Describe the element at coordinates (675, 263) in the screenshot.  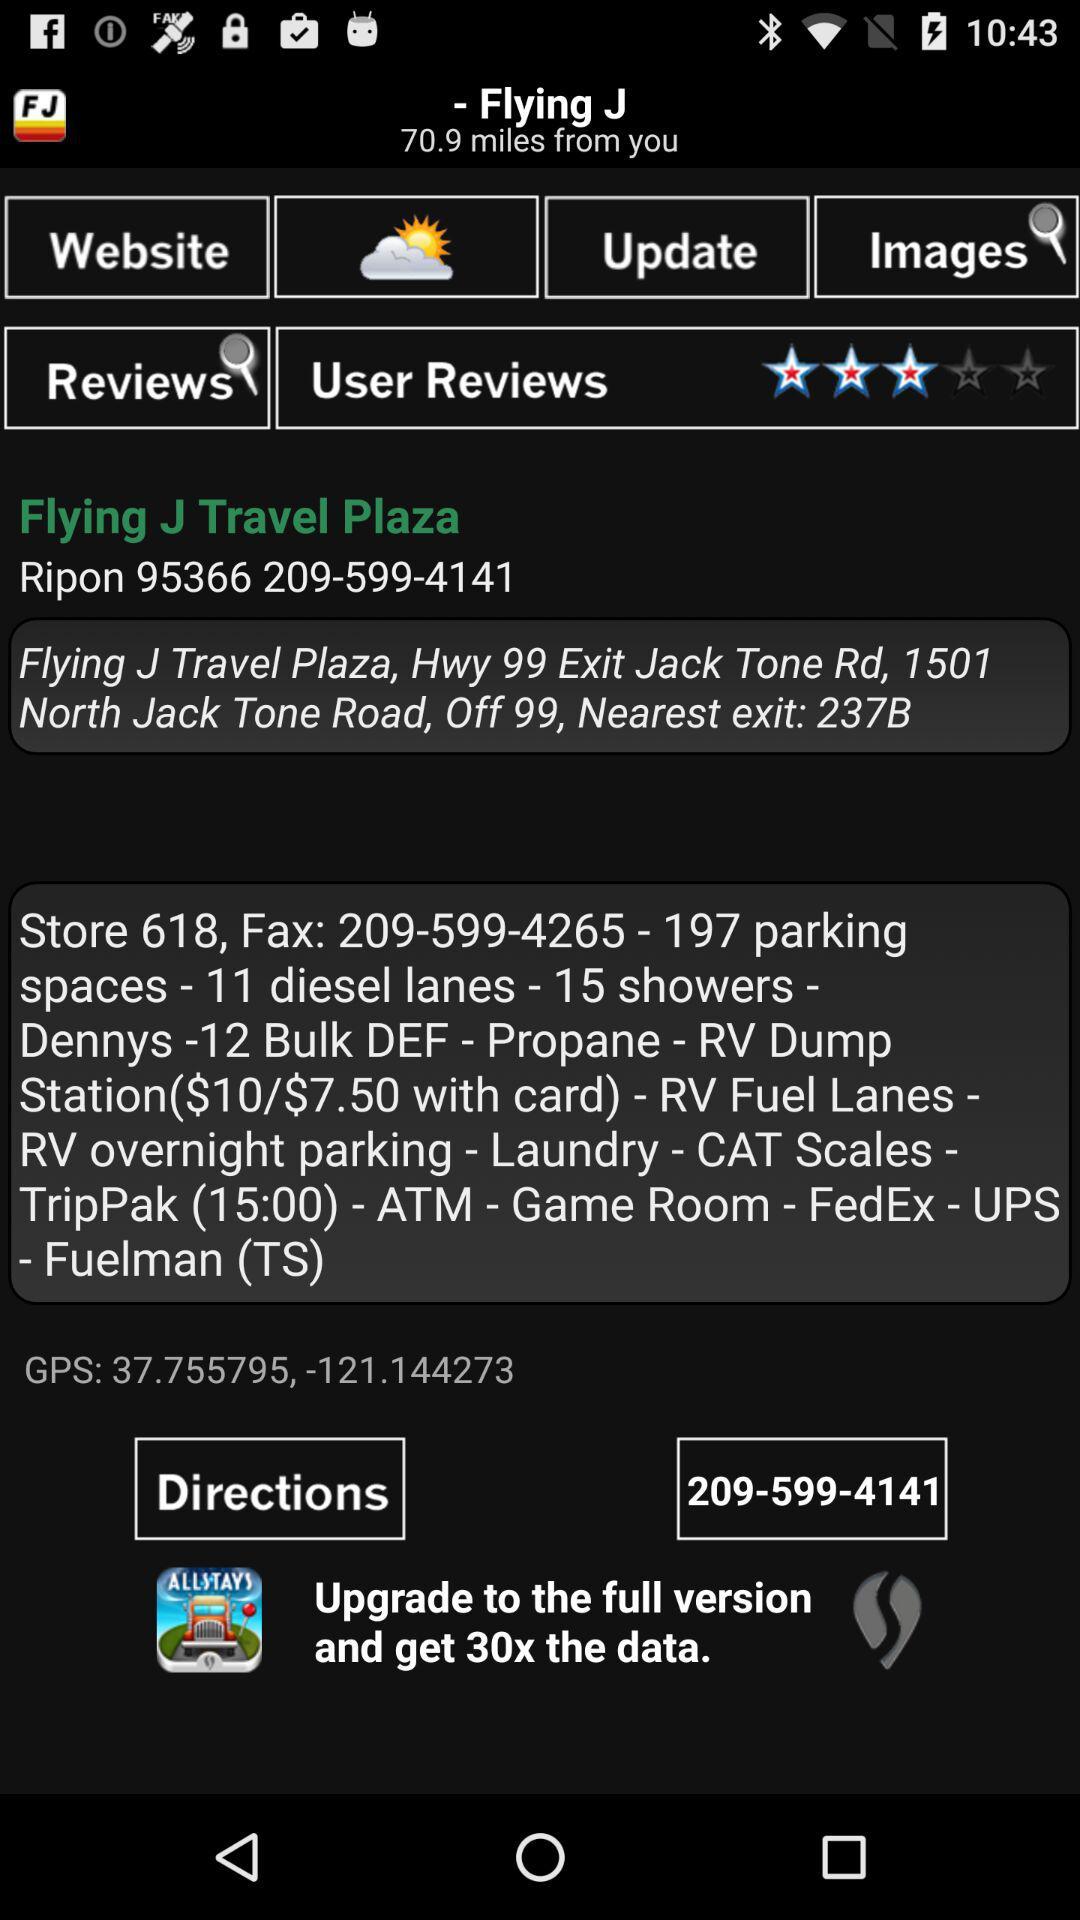
I see `the date_range icon` at that location.